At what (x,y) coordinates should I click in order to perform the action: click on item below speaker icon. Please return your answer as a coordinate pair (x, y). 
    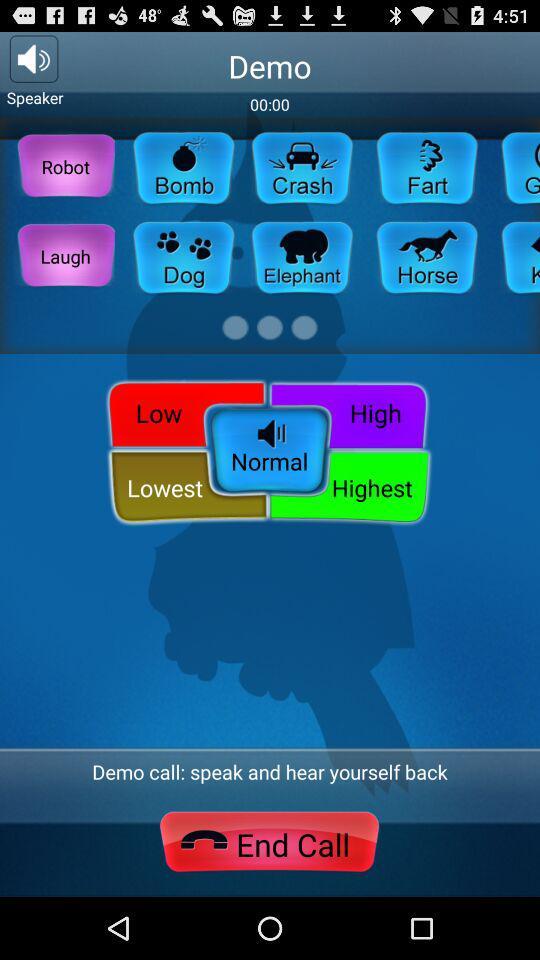
    Looking at the image, I should click on (65, 165).